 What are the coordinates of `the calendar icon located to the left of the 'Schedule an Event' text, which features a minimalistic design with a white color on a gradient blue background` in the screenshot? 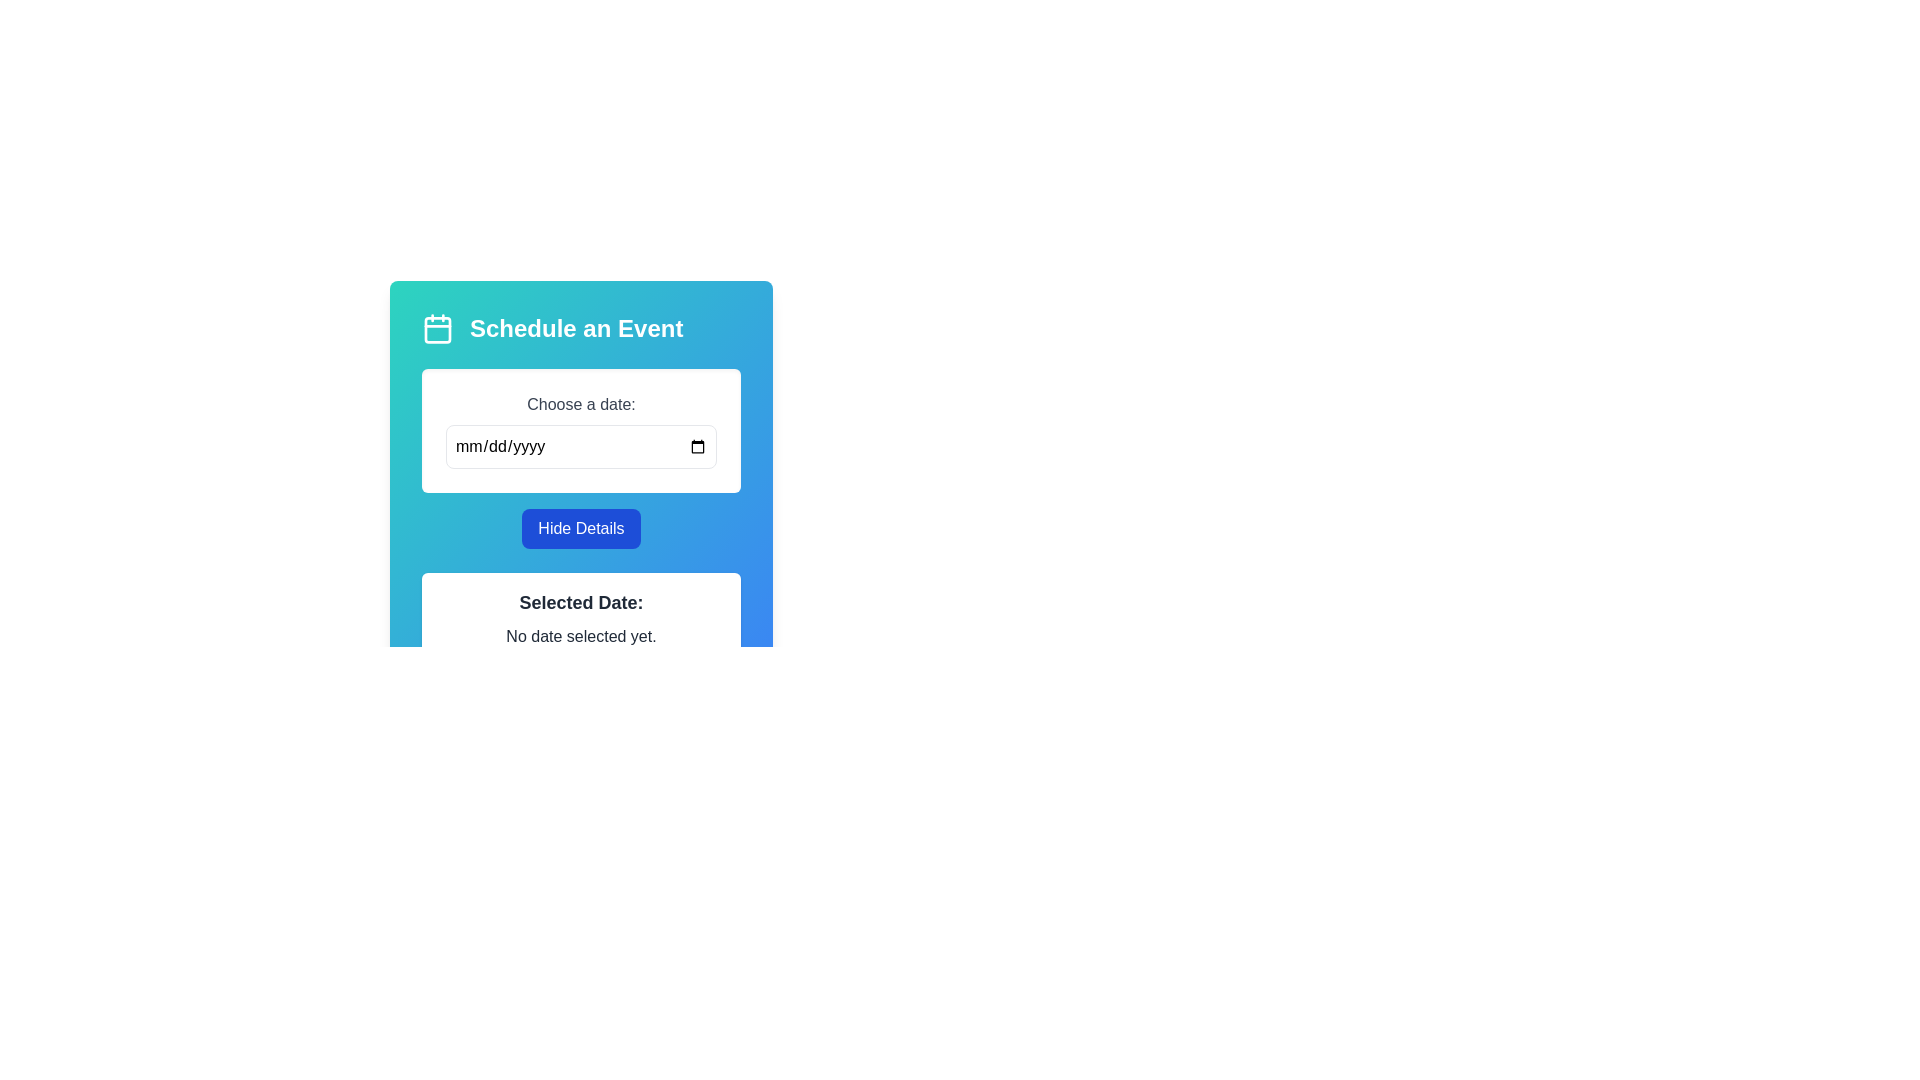 It's located at (436, 327).